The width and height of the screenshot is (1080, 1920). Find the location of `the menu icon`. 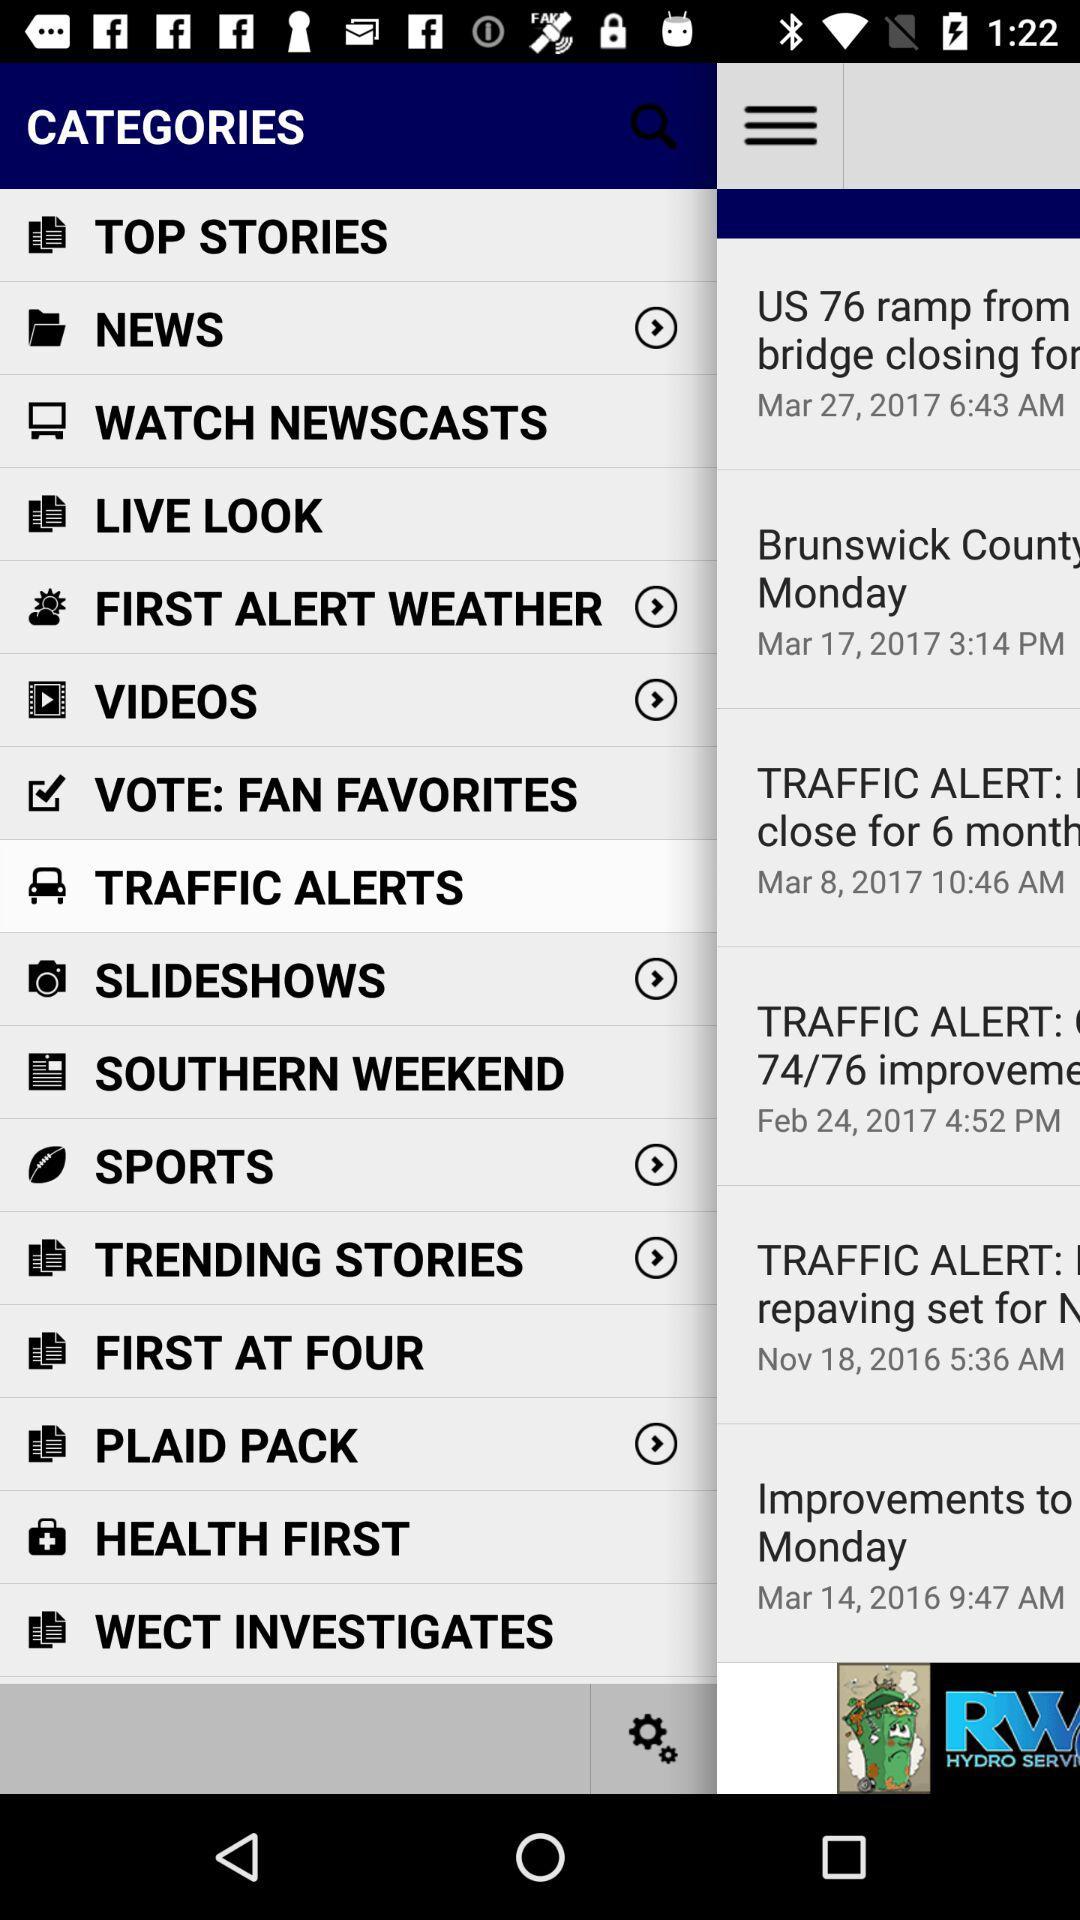

the menu icon is located at coordinates (778, 124).